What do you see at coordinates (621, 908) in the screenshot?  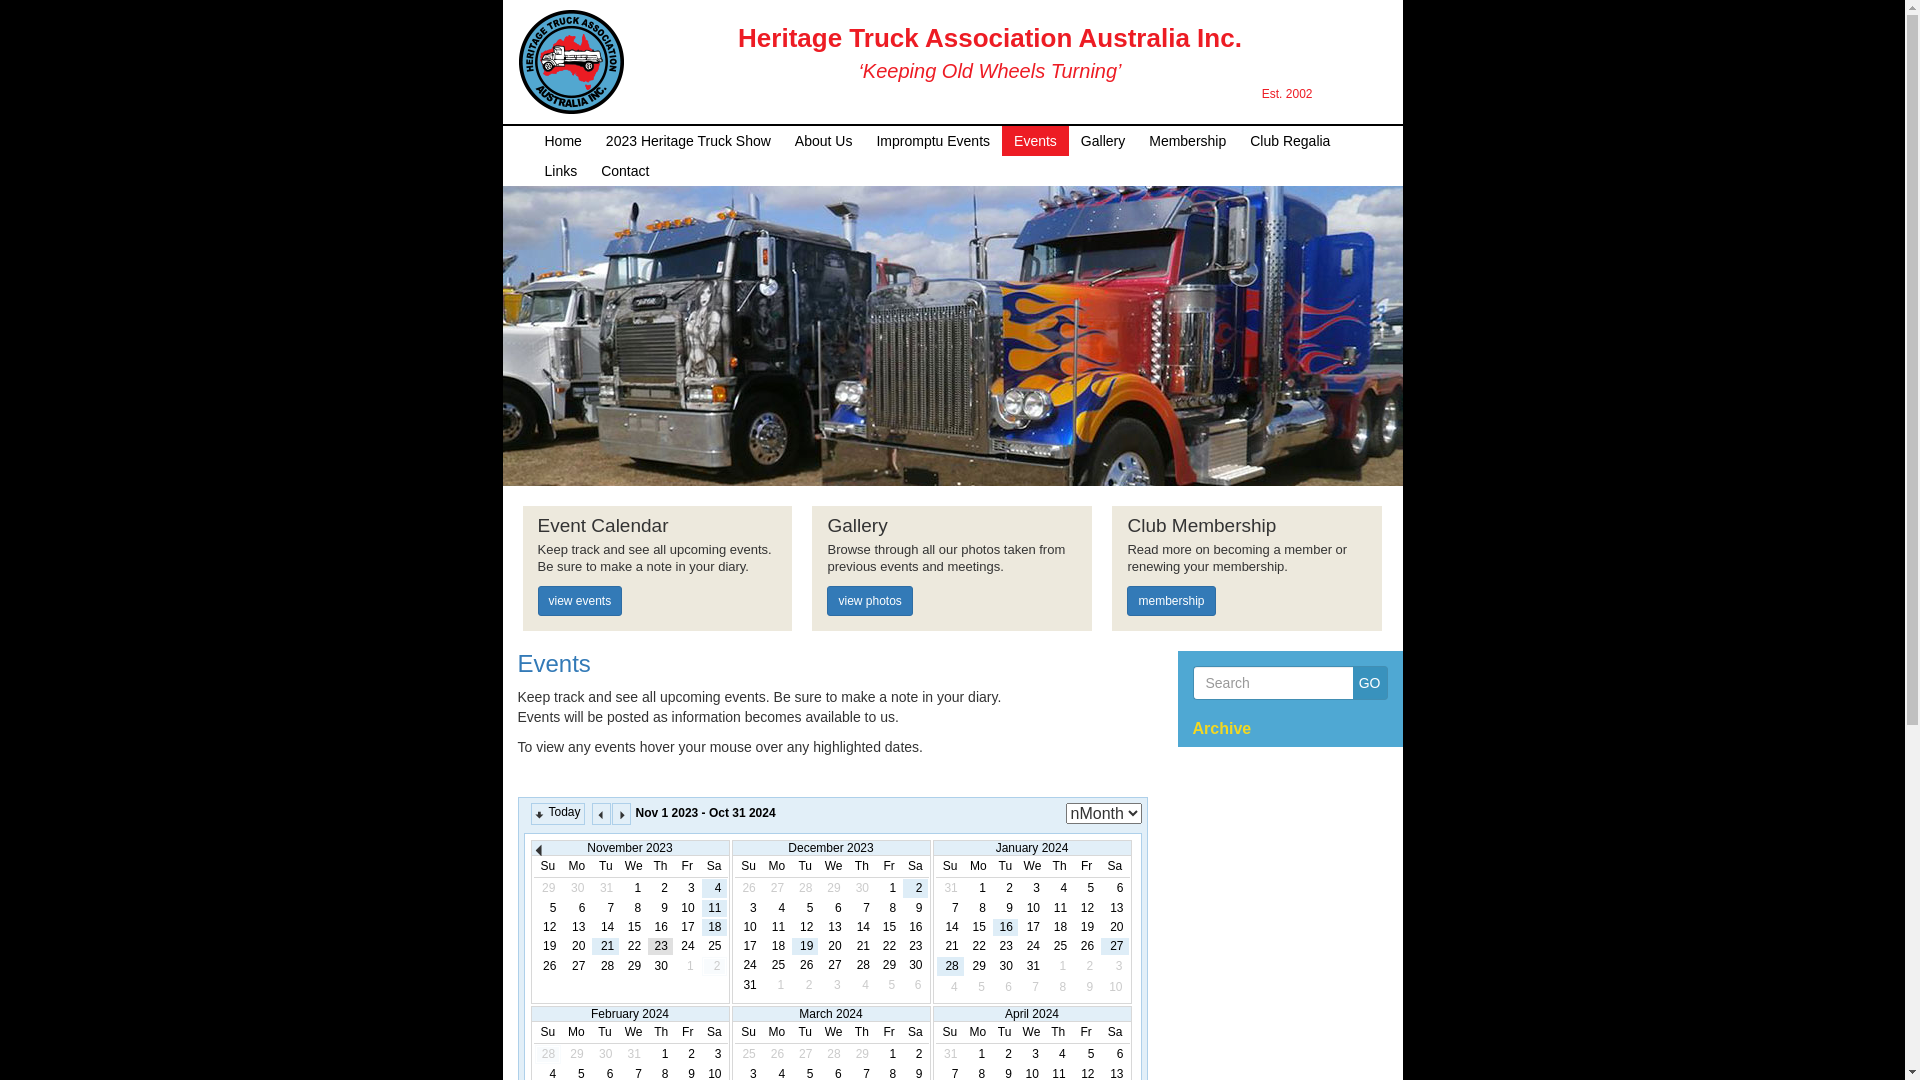 I see `'8'` at bounding box center [621, 908].